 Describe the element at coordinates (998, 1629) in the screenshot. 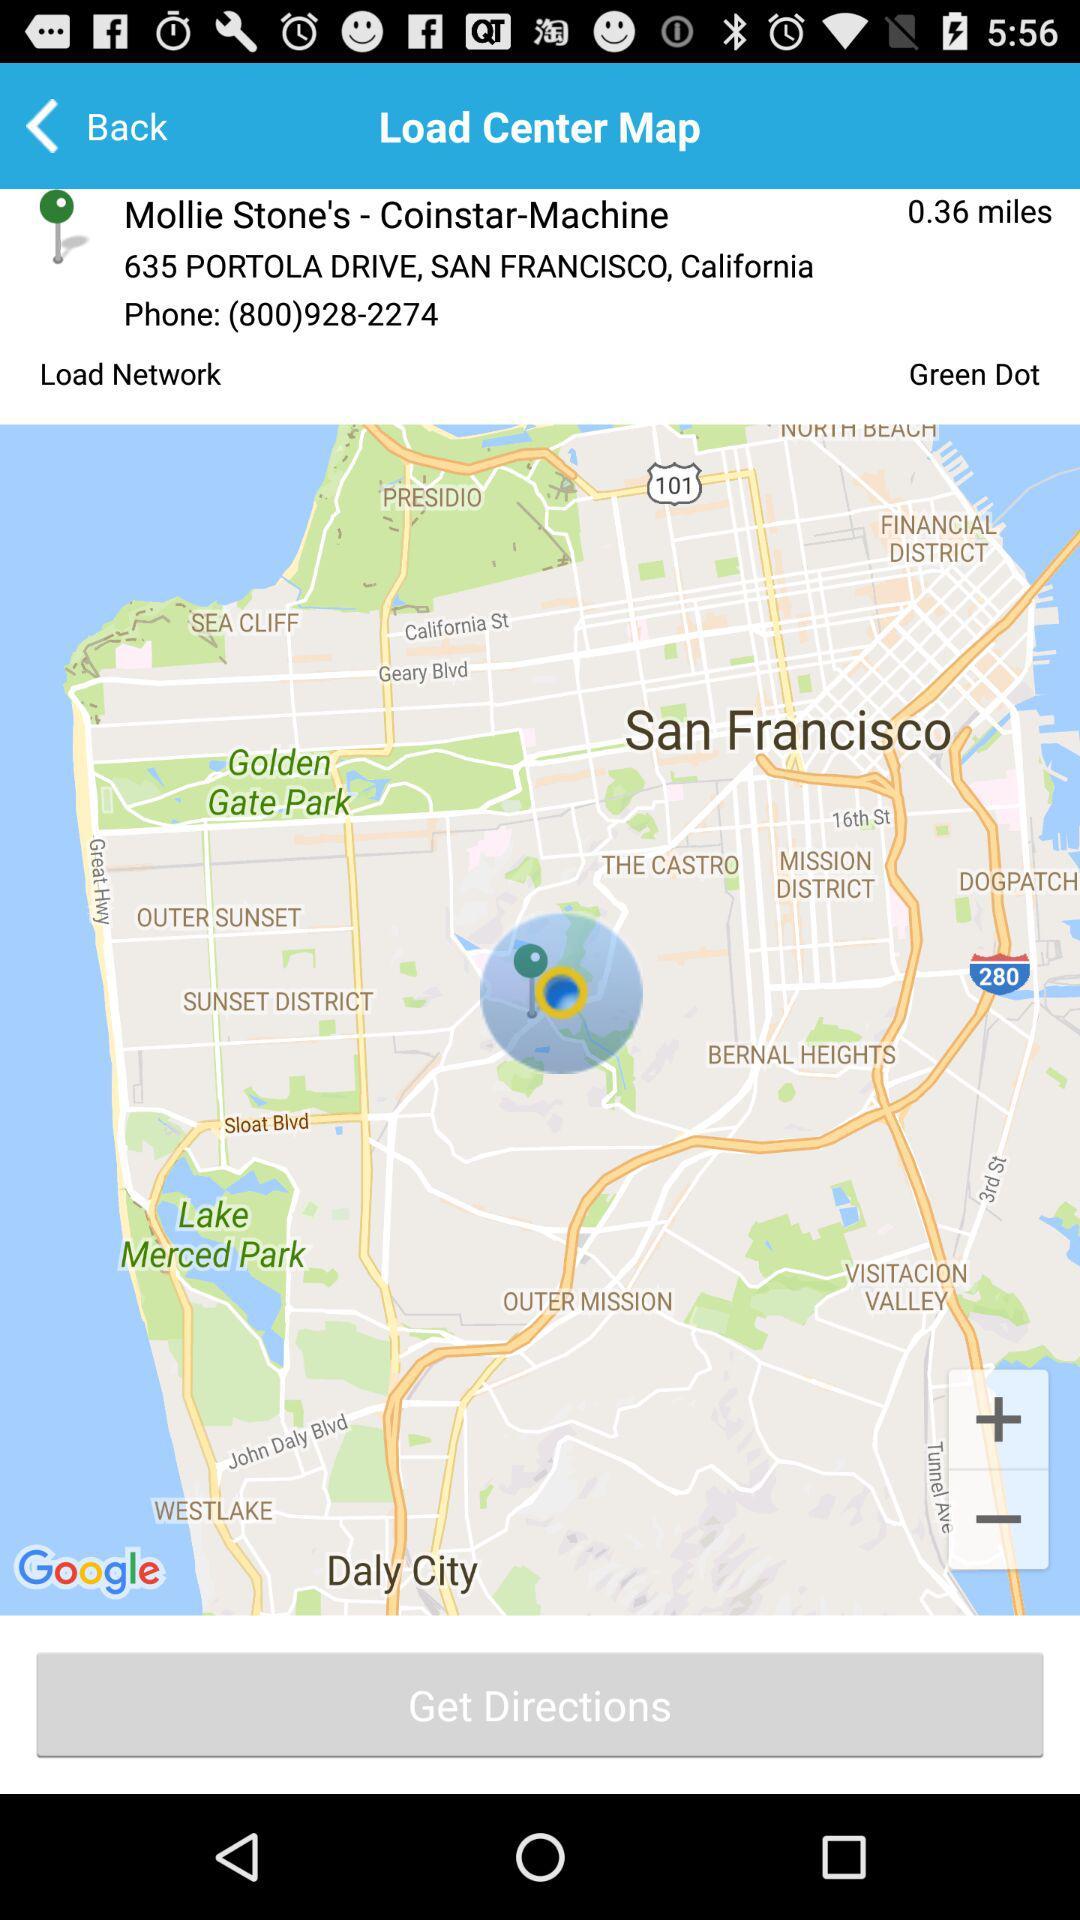

I see `the minus icon` at that location.